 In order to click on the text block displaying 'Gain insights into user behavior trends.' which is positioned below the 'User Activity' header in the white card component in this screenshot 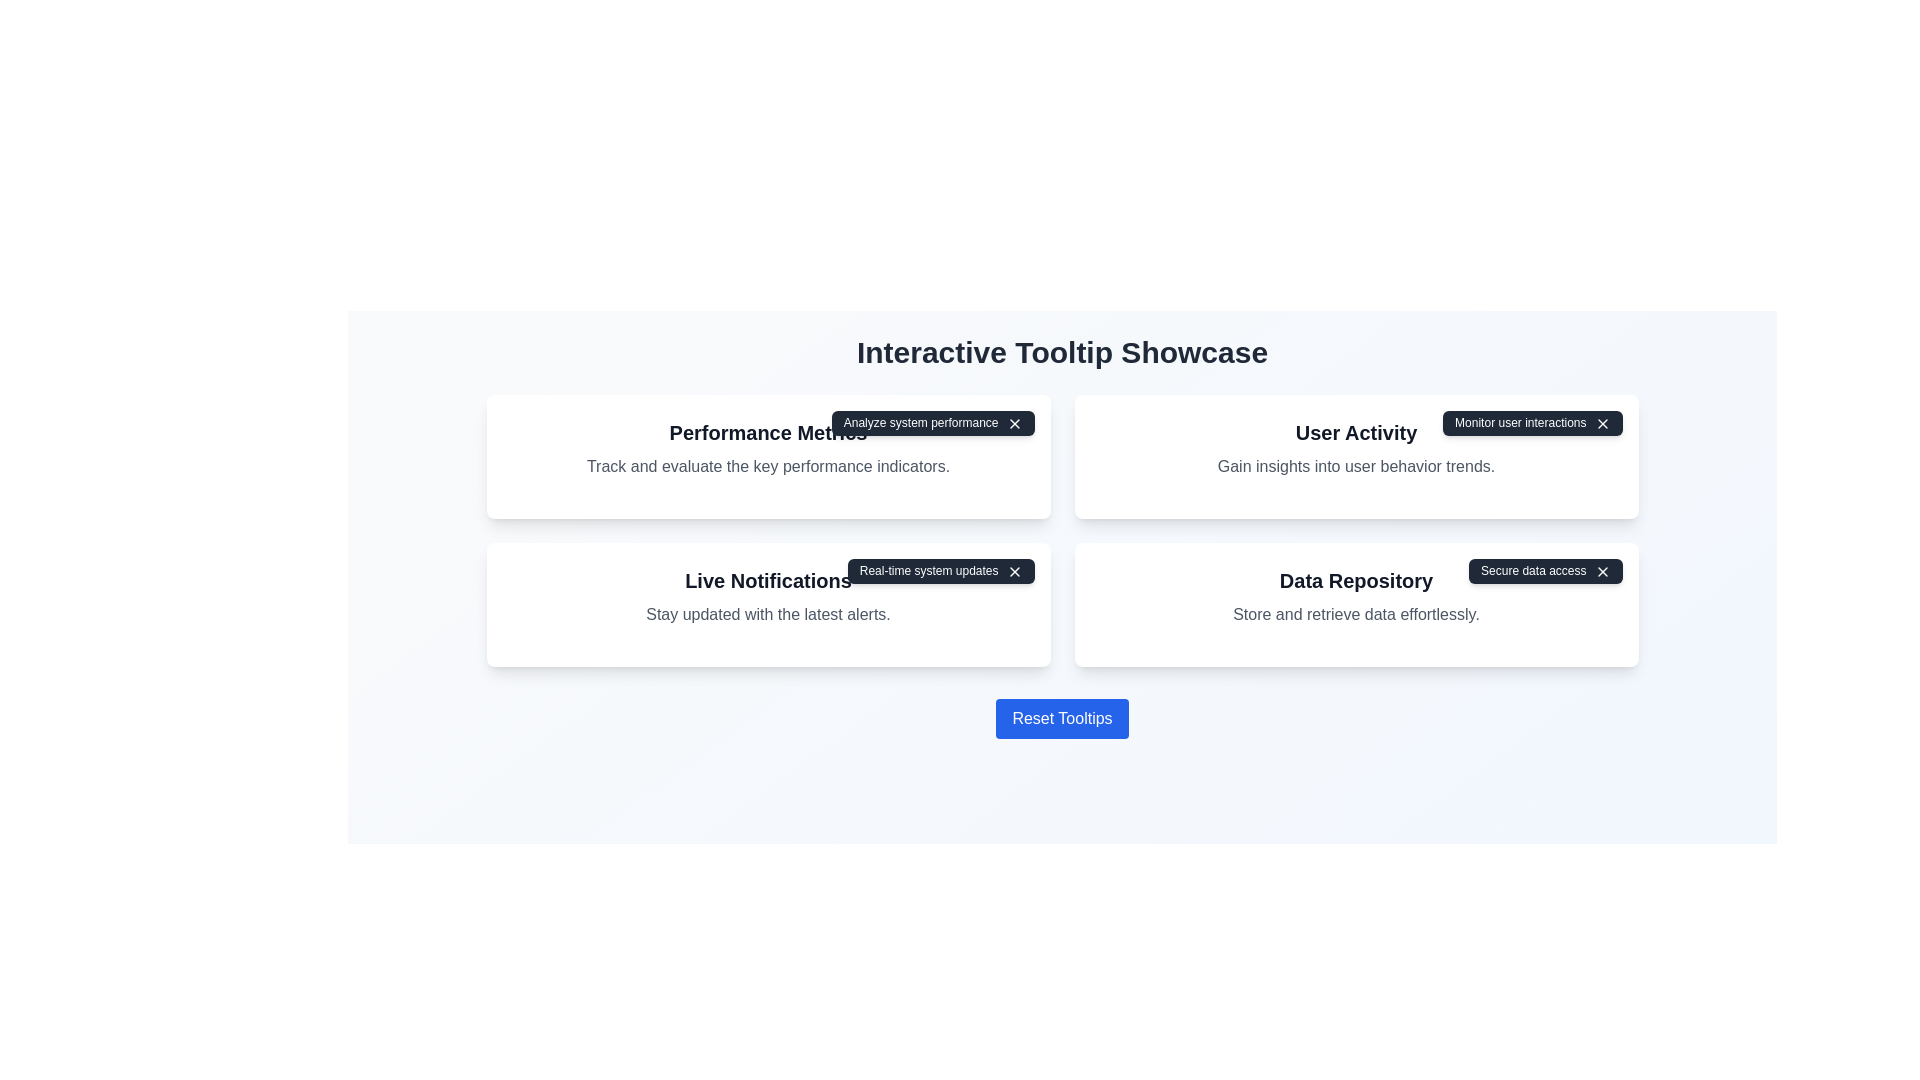, I will do `click(1356, 466)`.